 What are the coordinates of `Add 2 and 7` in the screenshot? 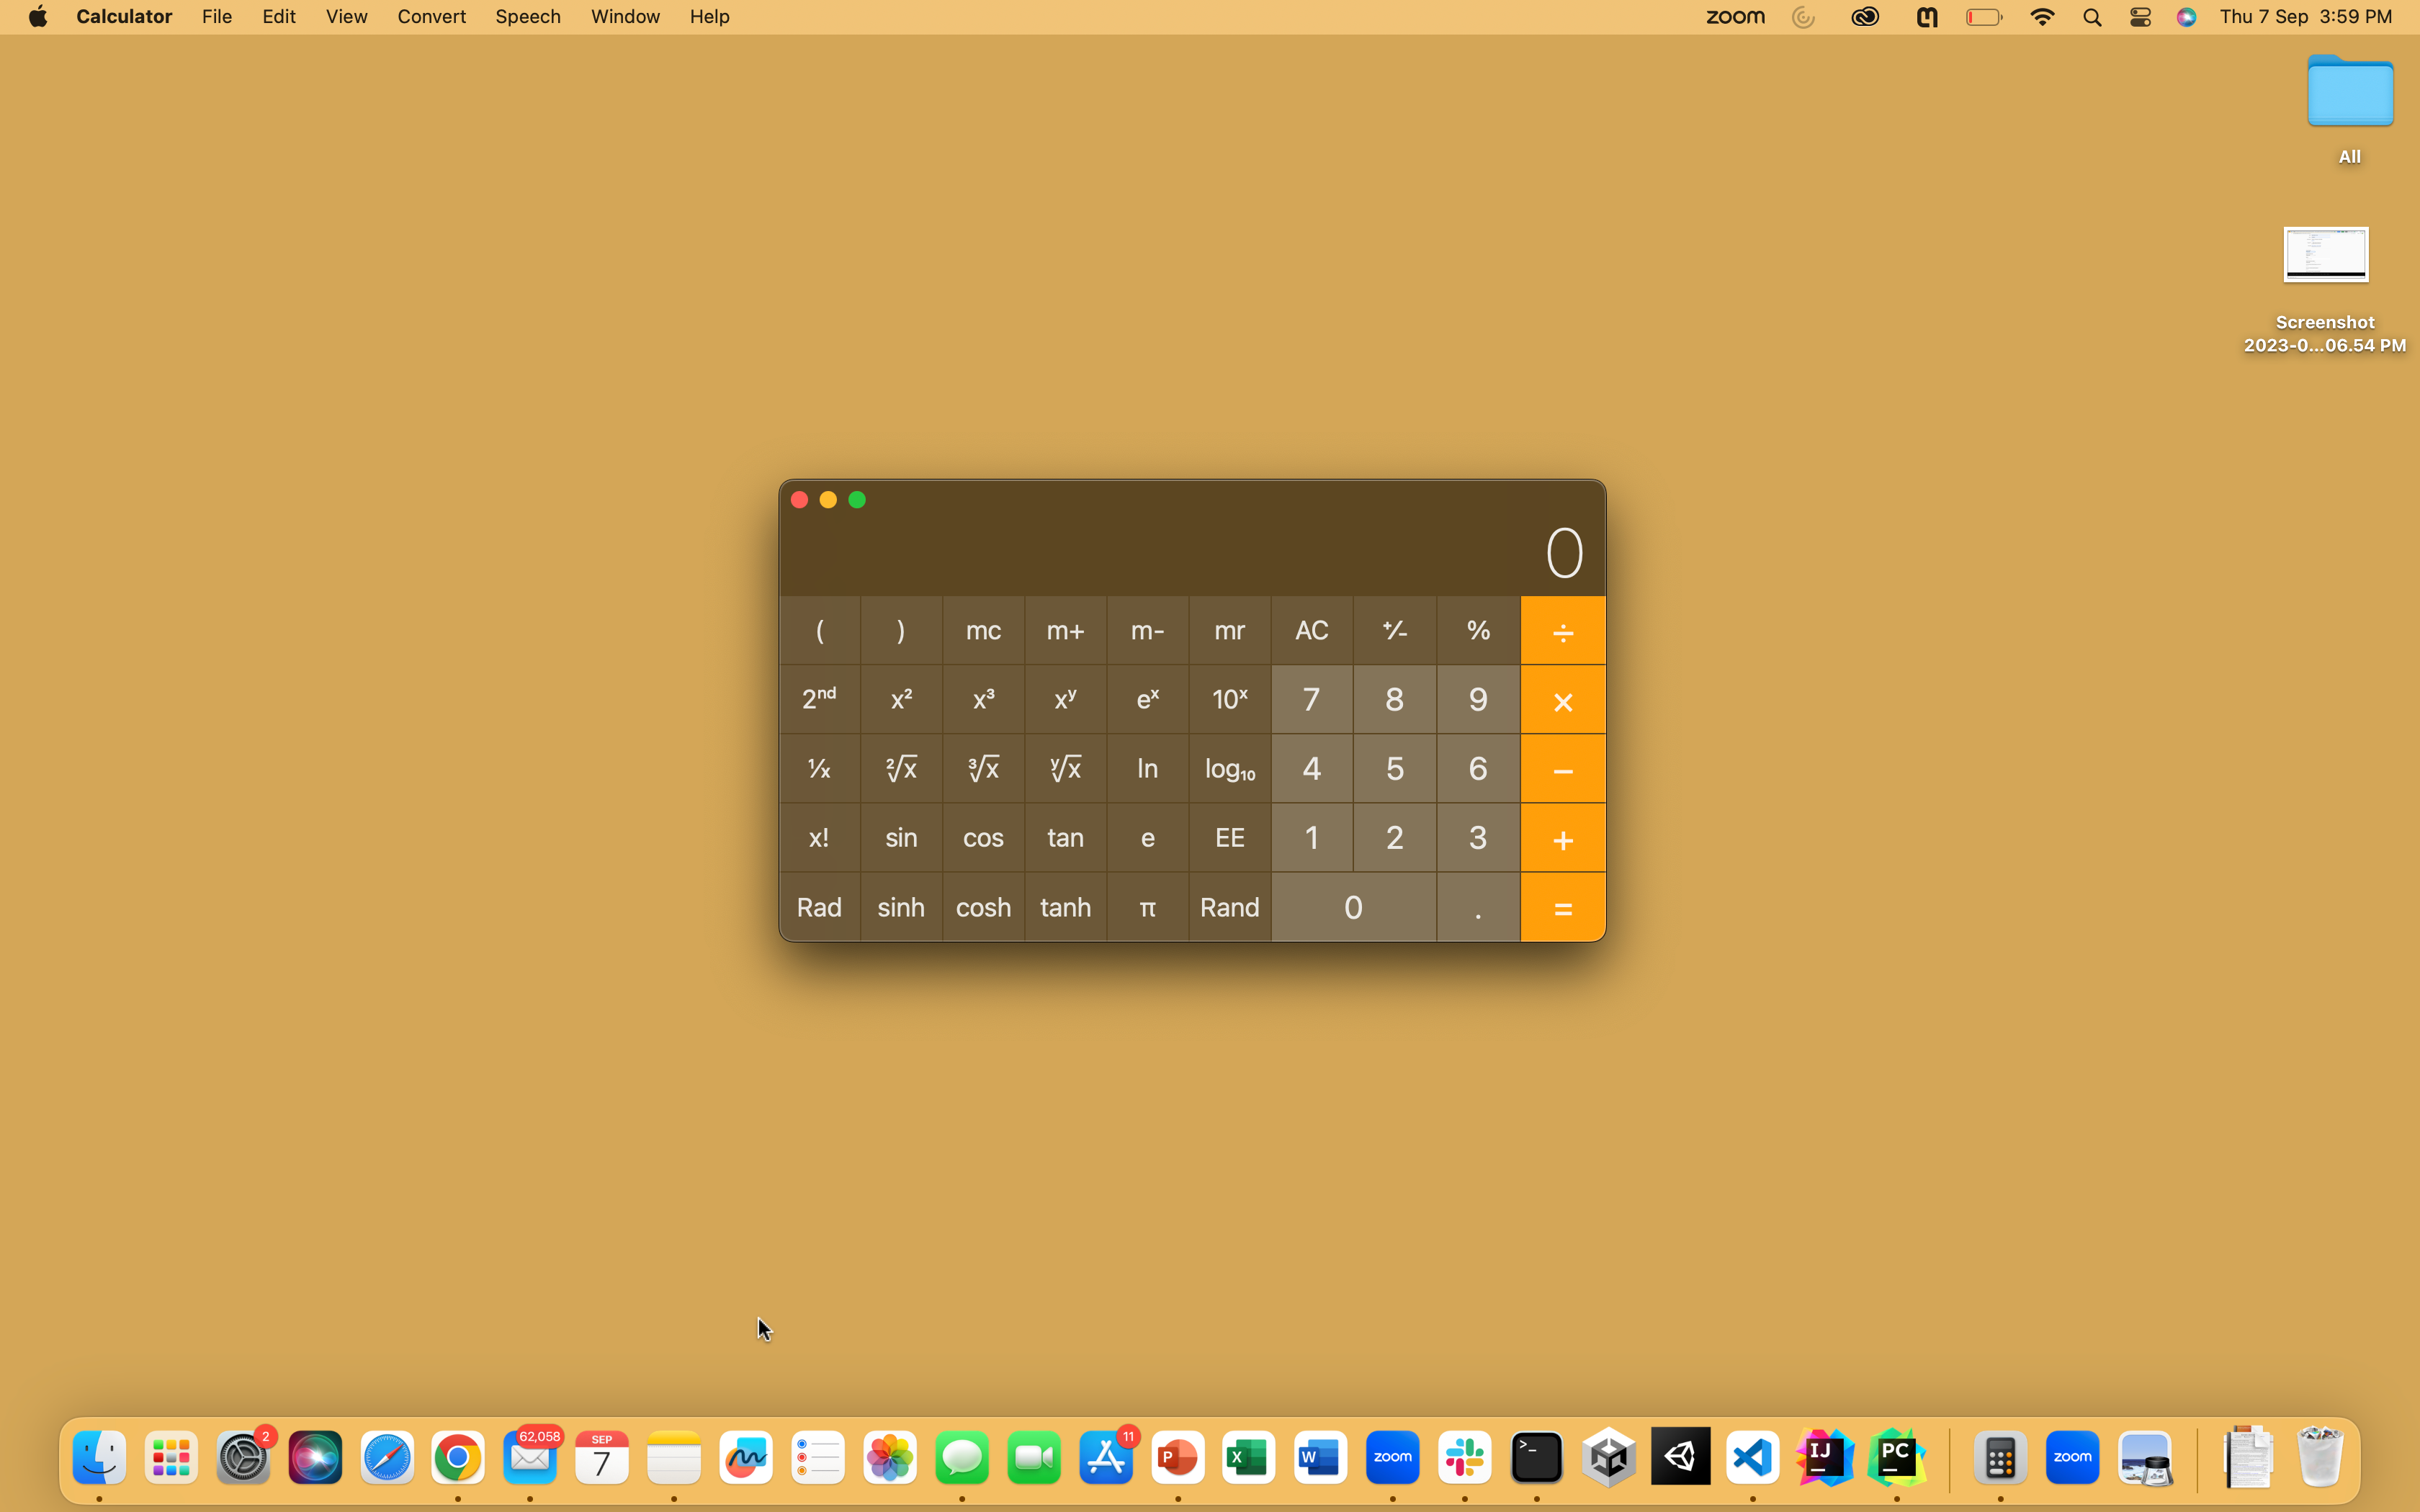 It's located at (1394, 834).